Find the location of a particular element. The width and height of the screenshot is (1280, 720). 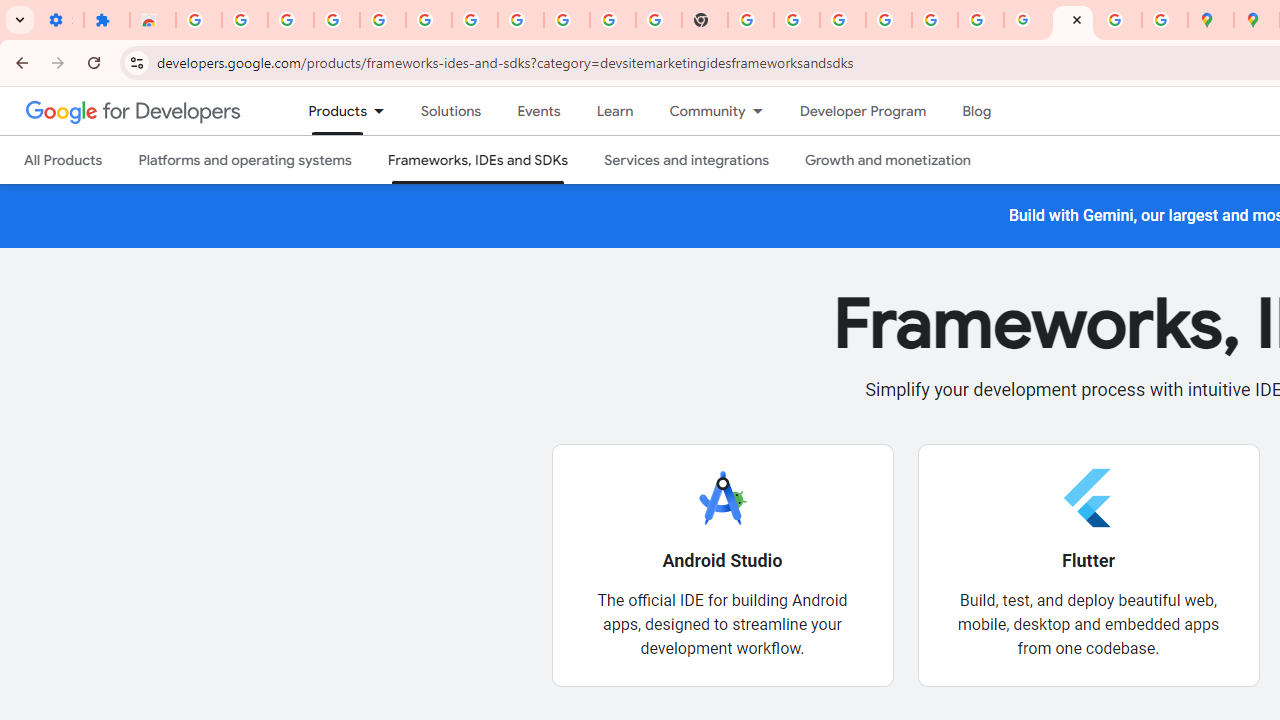

'Events' is located at coordinates (538, 111).